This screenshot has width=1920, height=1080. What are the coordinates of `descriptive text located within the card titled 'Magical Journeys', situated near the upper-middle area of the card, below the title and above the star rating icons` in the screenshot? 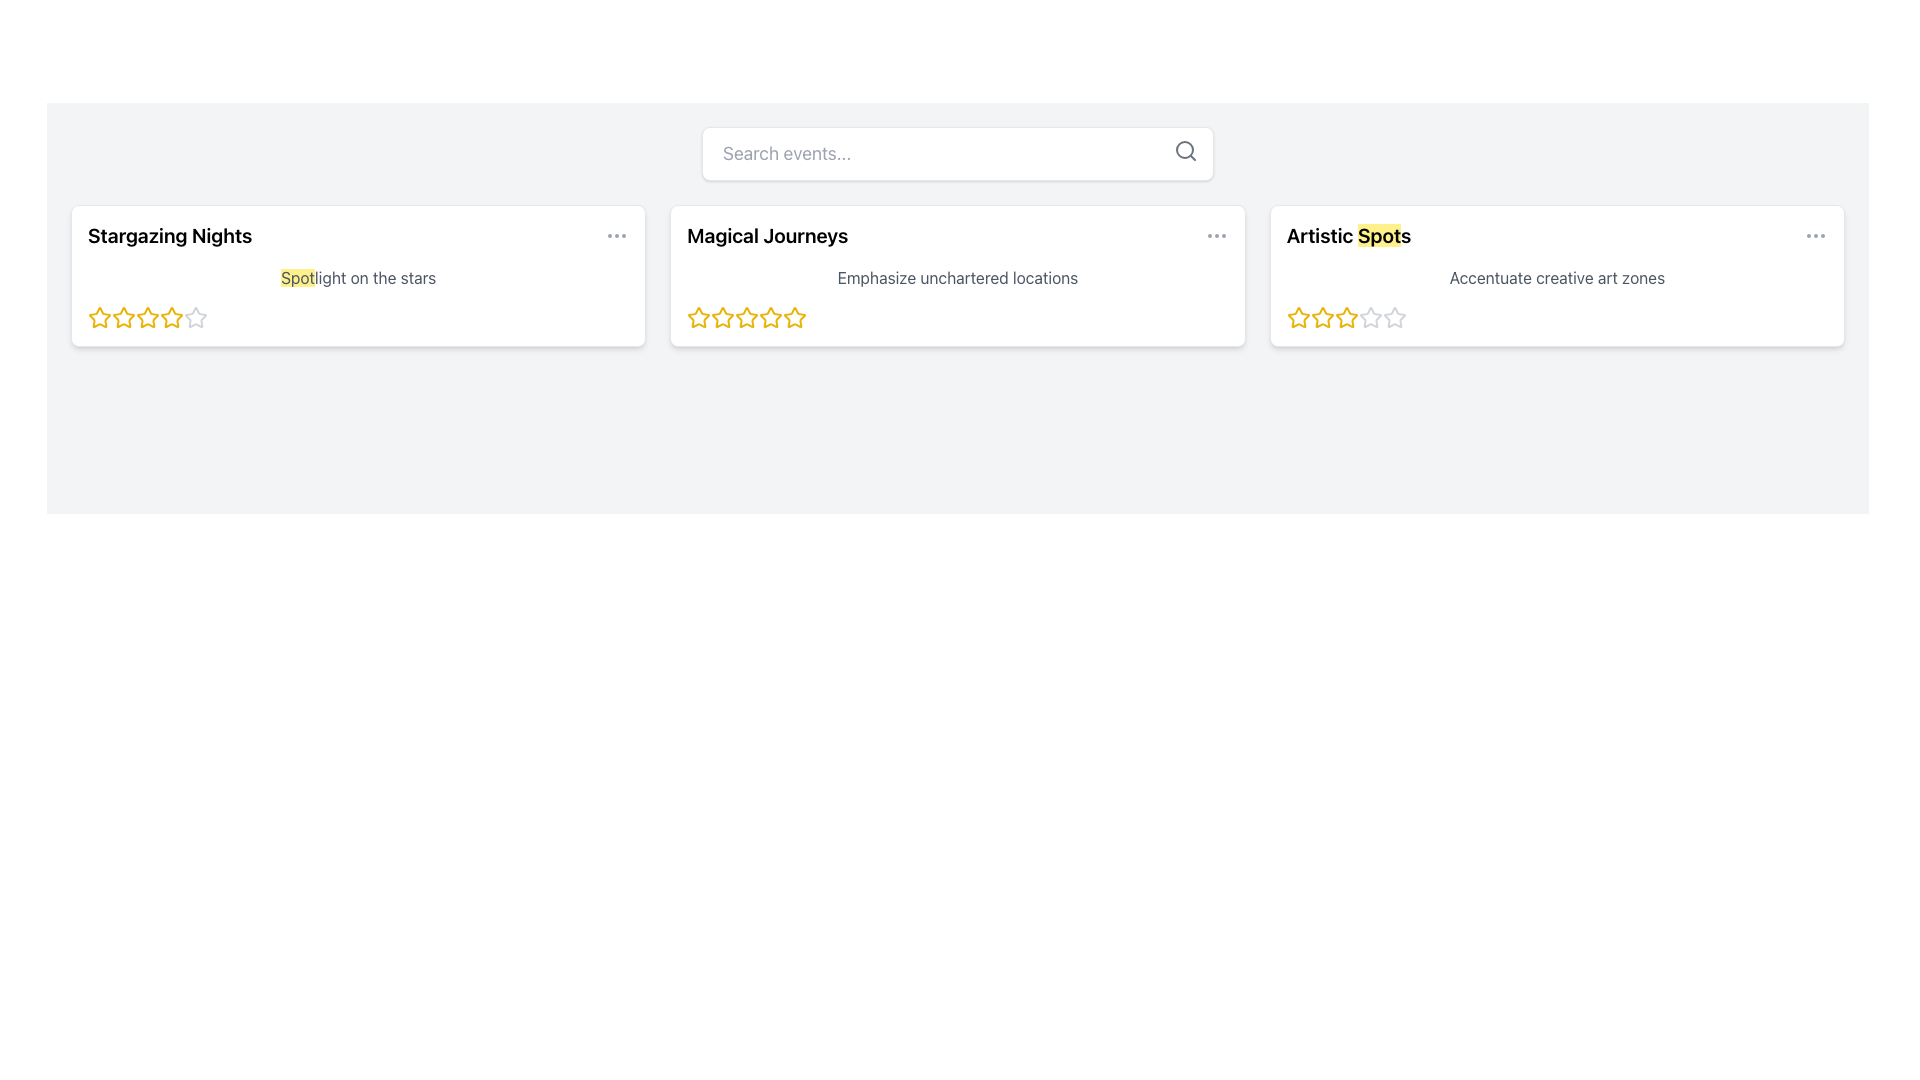 It's located at (956, 277).